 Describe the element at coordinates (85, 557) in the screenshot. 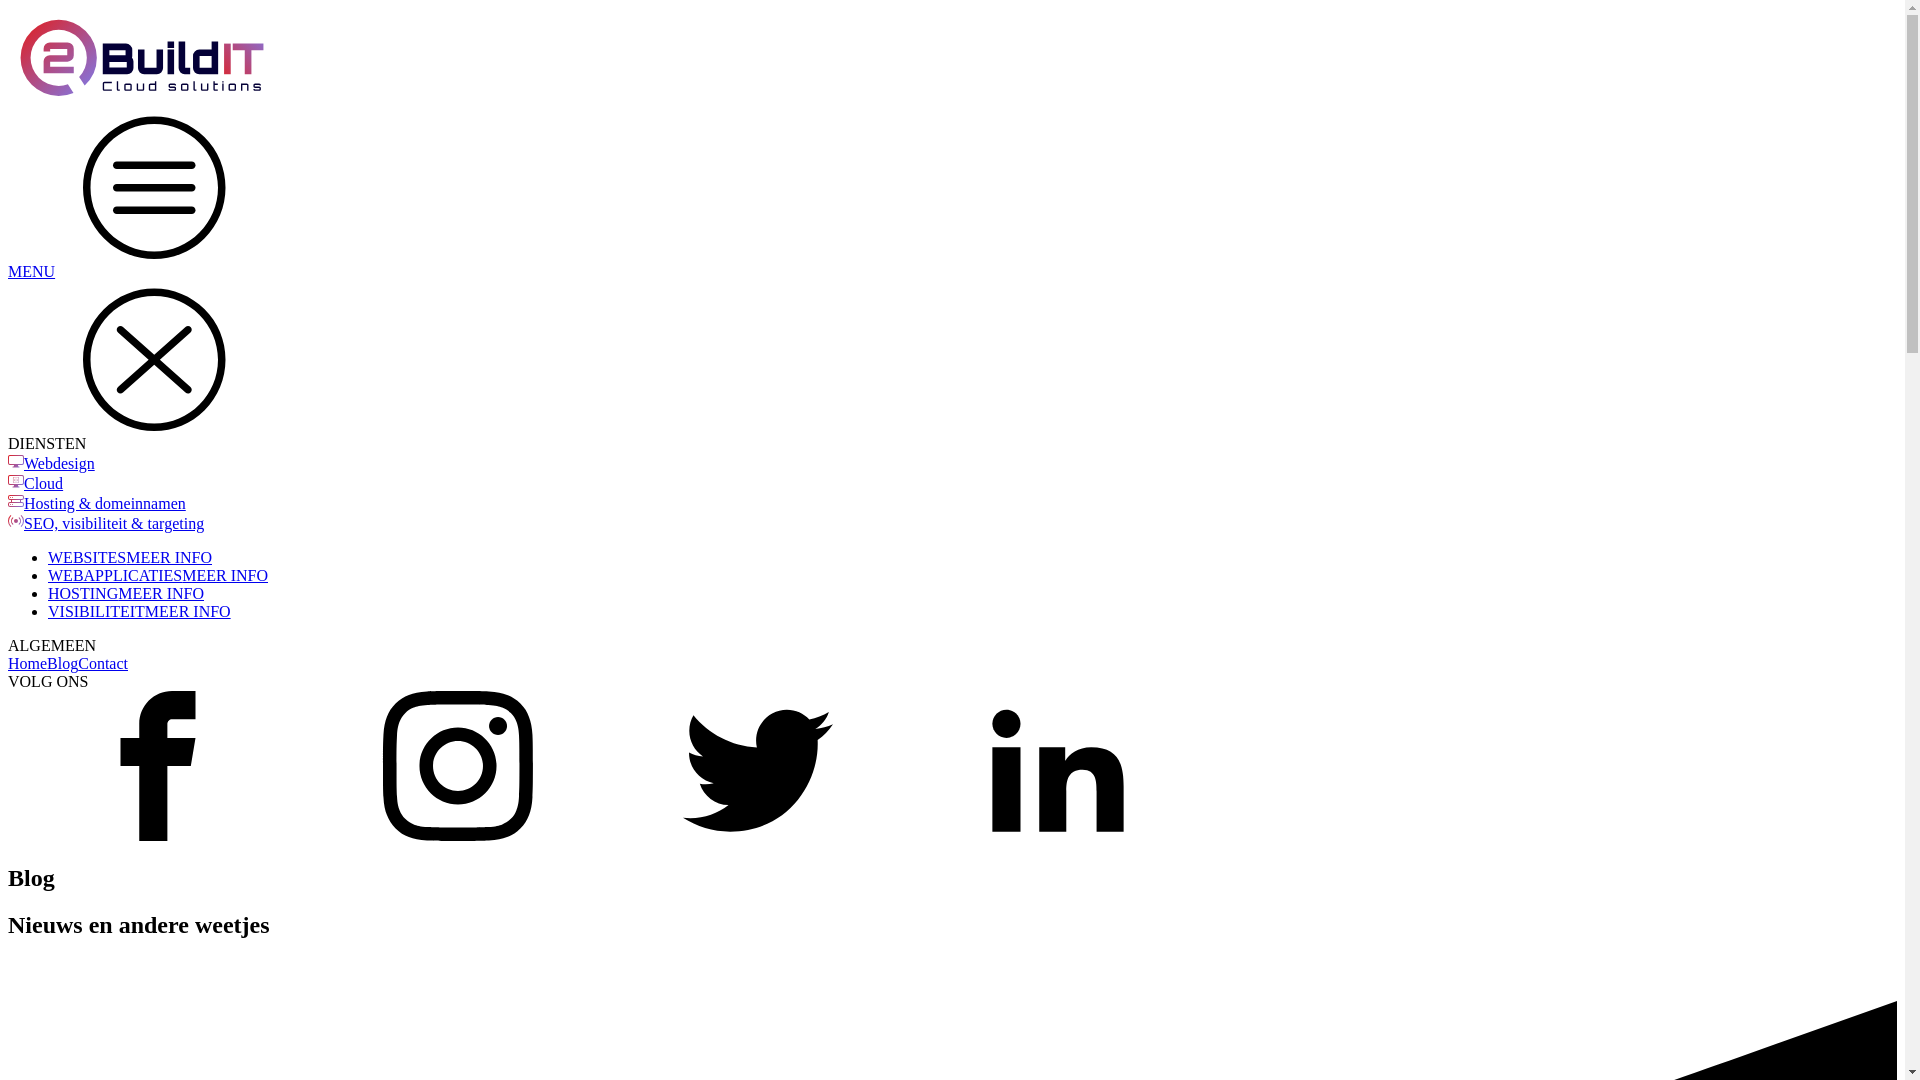

I see `'WEBSITES'` at that location.